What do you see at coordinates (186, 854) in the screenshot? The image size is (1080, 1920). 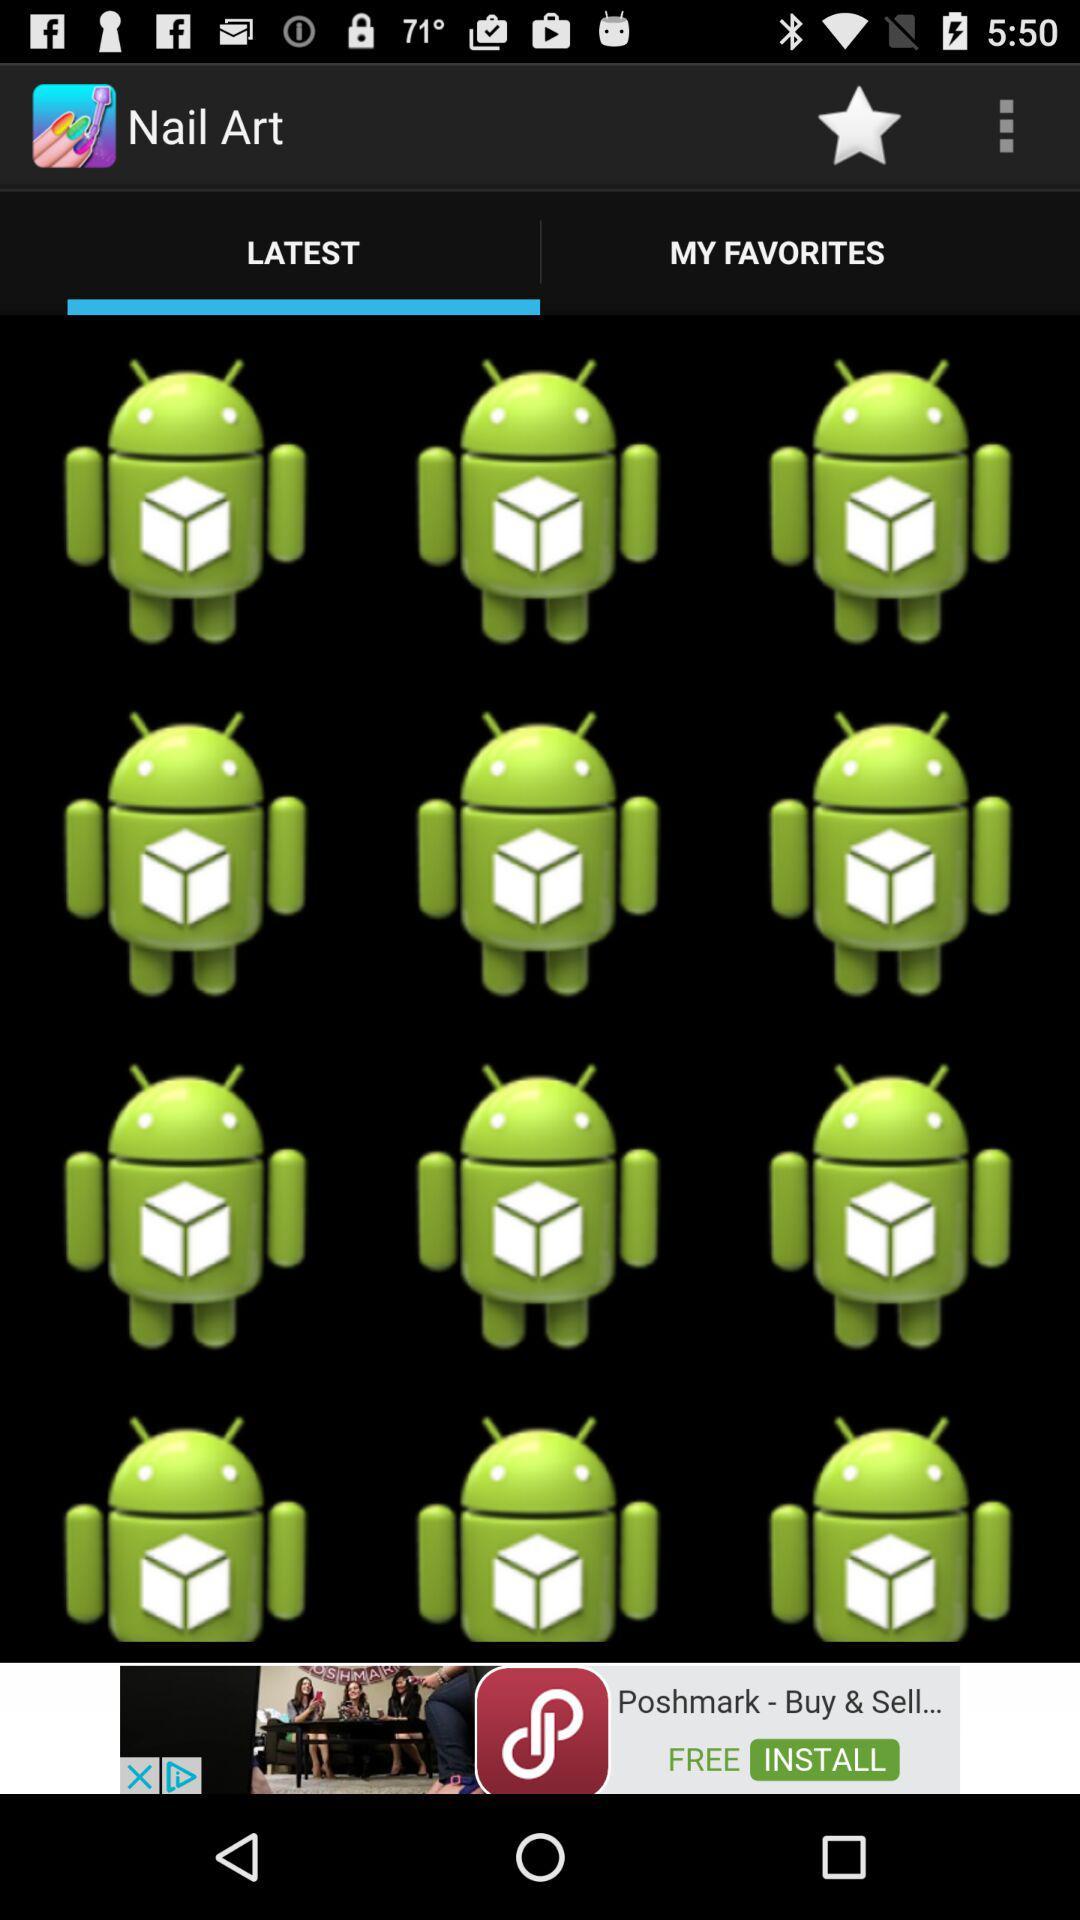 I see `the fourth android icon` at bounding box center [186, 854].